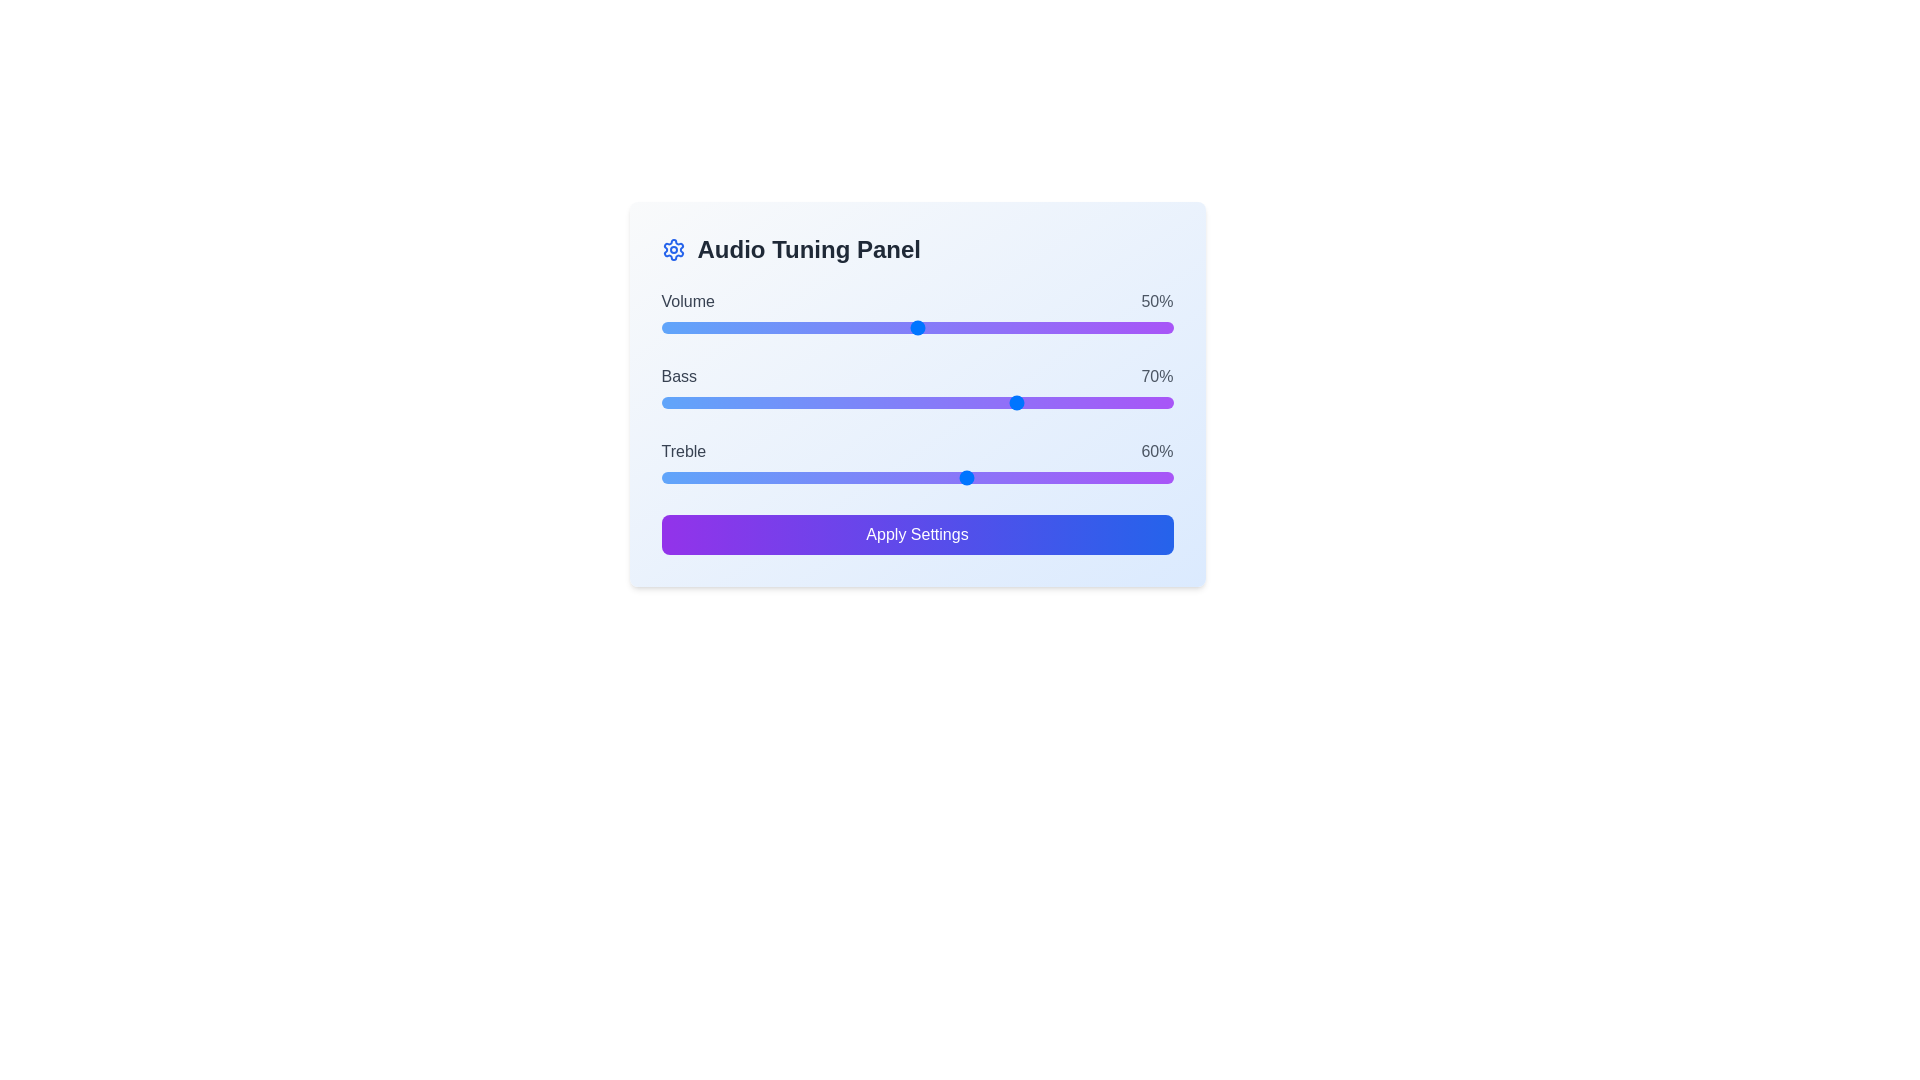 The image size is (1920, 1080). I want to click on the title text indicating the audio settings panel, located to the right of the gear-shaped icon in the title bar, so click(809, 249).